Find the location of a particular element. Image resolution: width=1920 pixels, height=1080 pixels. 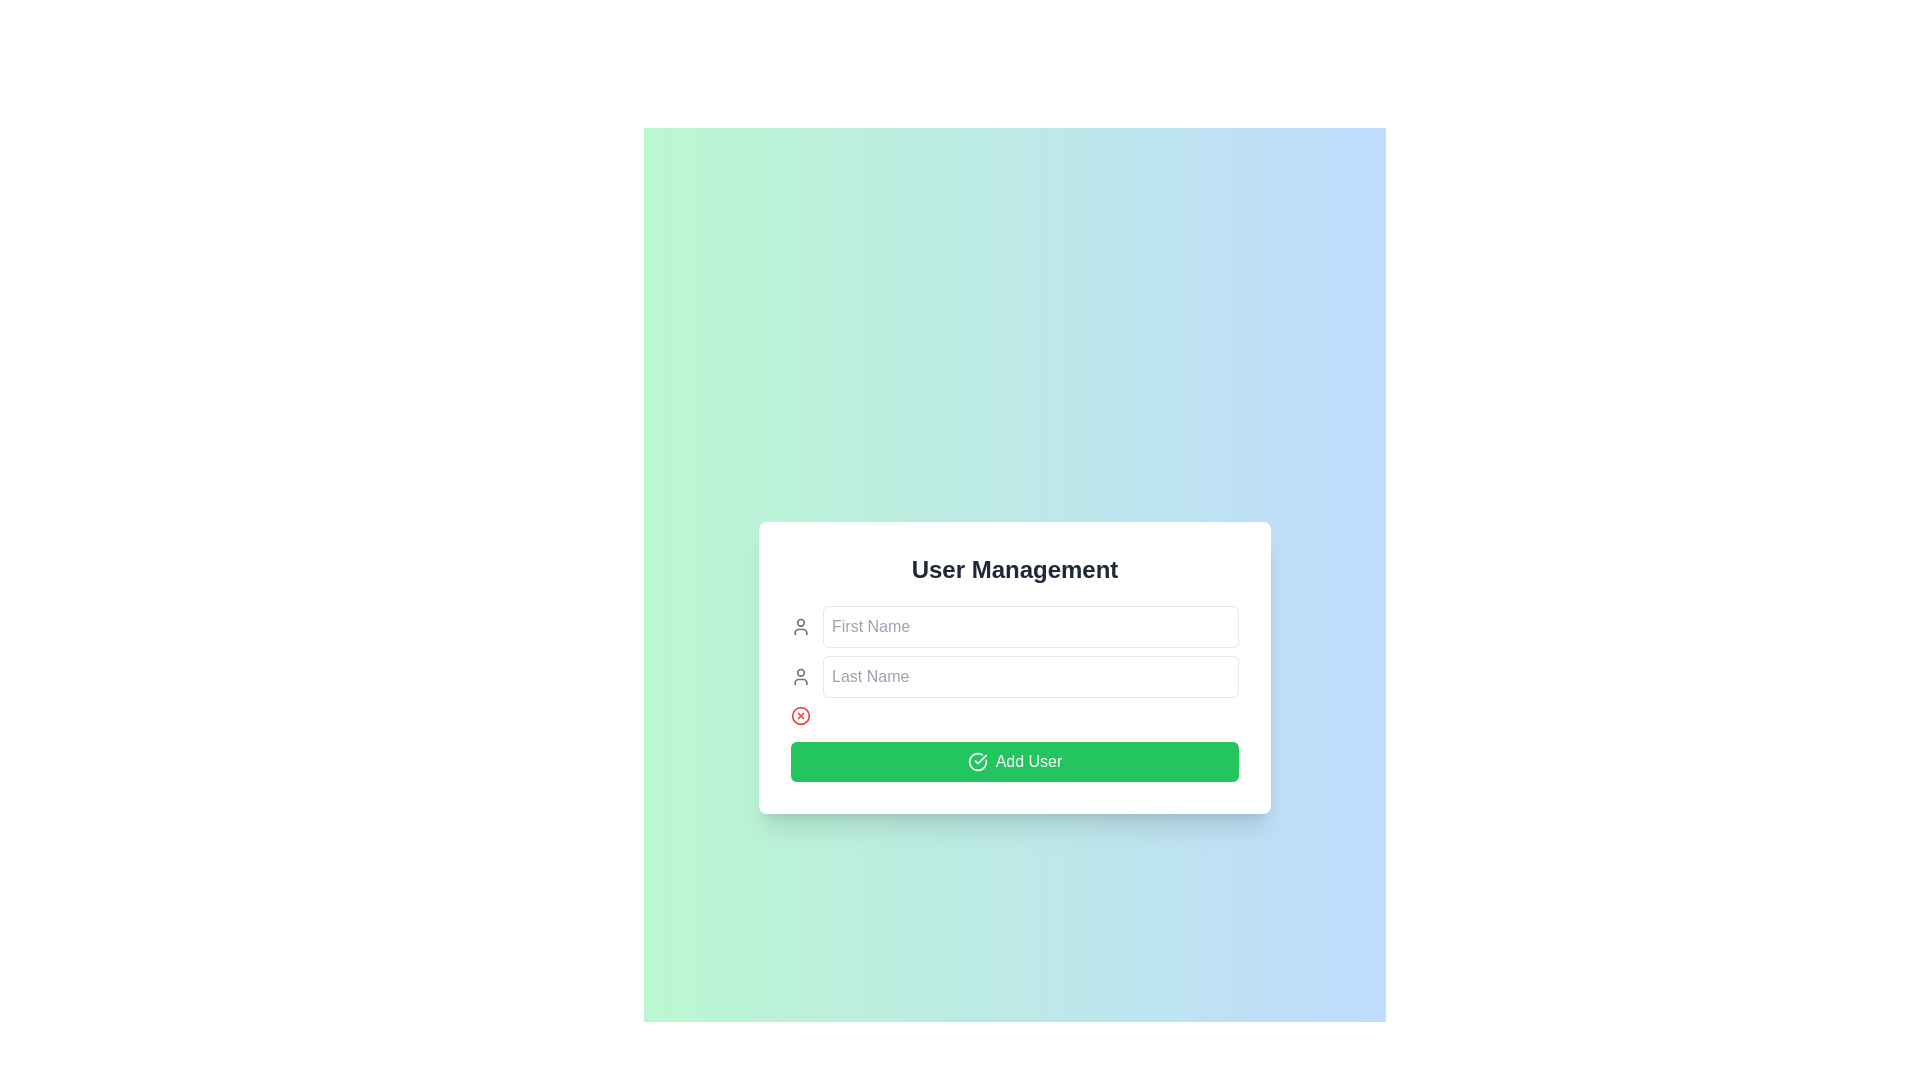

the minimalist gray person icon located below the 'First Name' icon and above the red cancel icon in the vertical stack of icons is located at coordinates (801, 626).